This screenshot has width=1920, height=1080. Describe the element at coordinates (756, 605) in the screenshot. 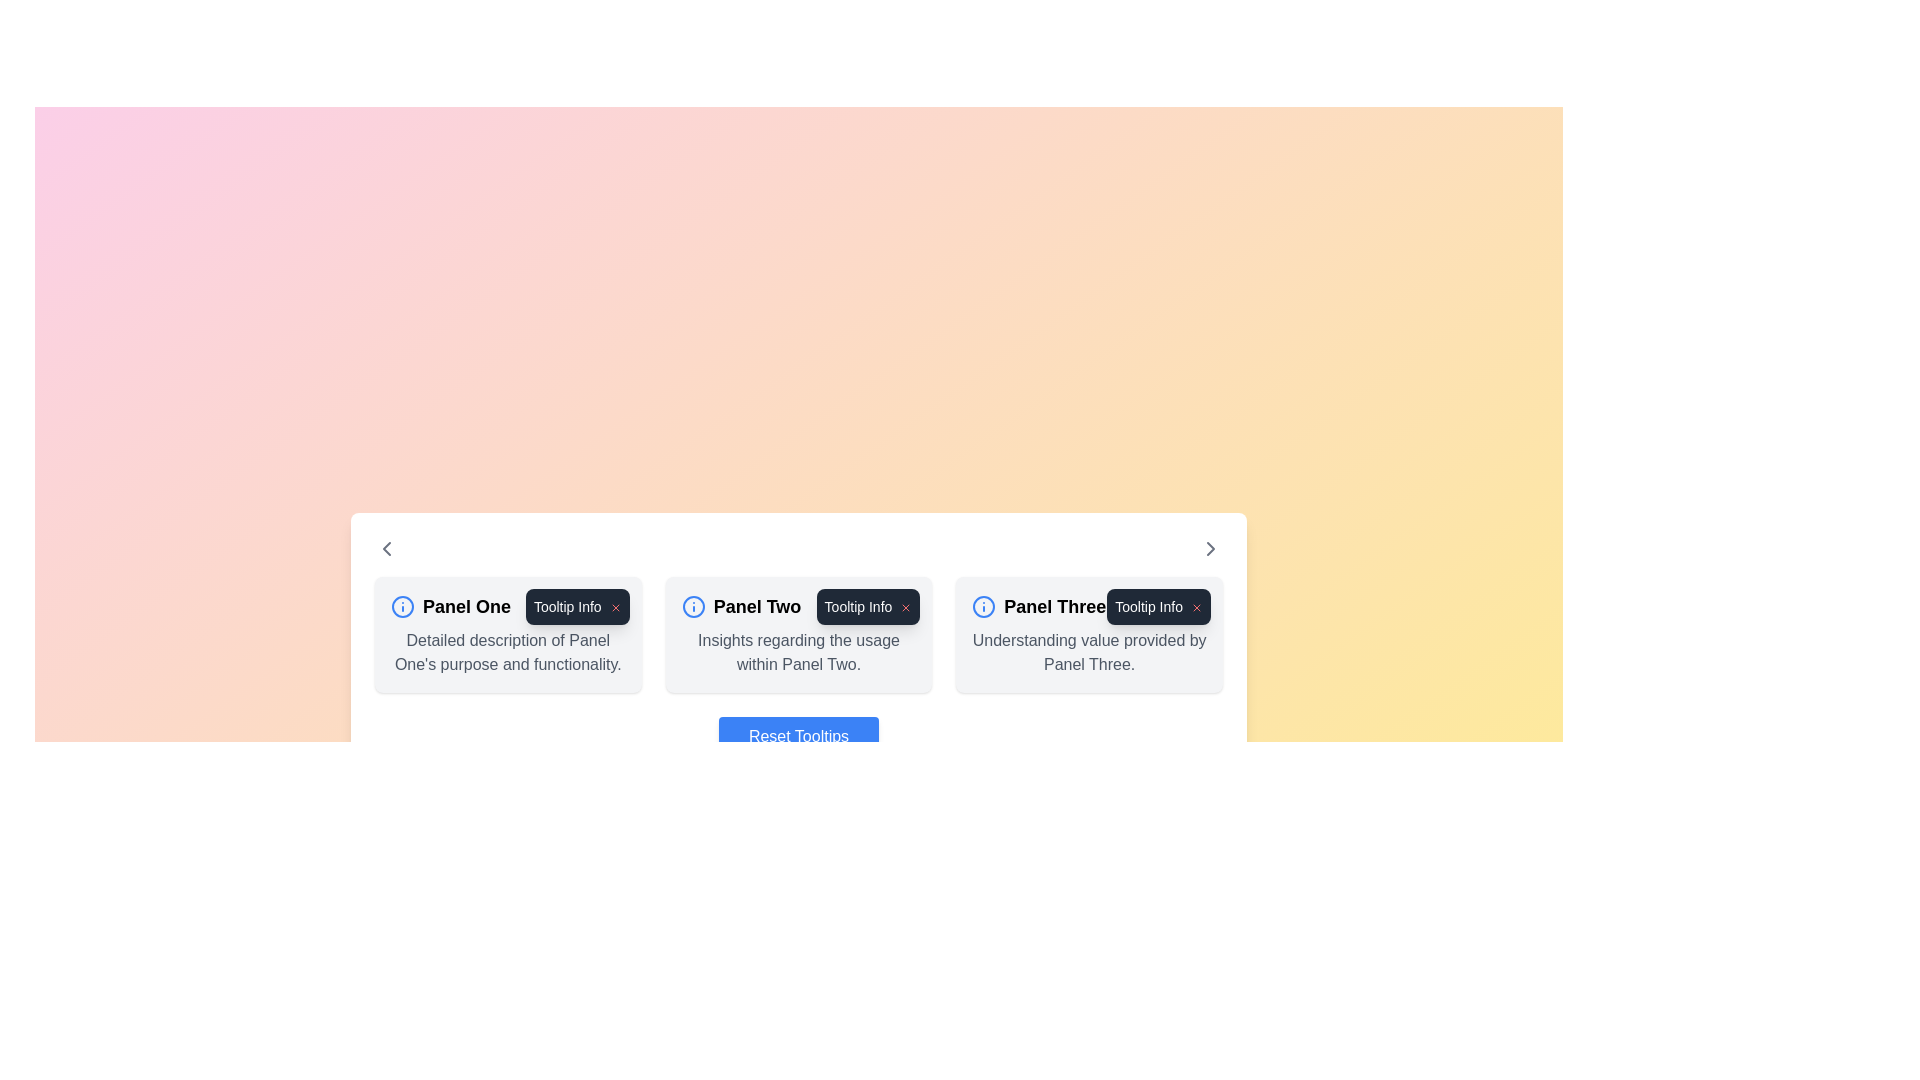

I see `the text label that reads 'Panel Two', which is styled with bold and large font and is horizontally centered in the layout` at that location.